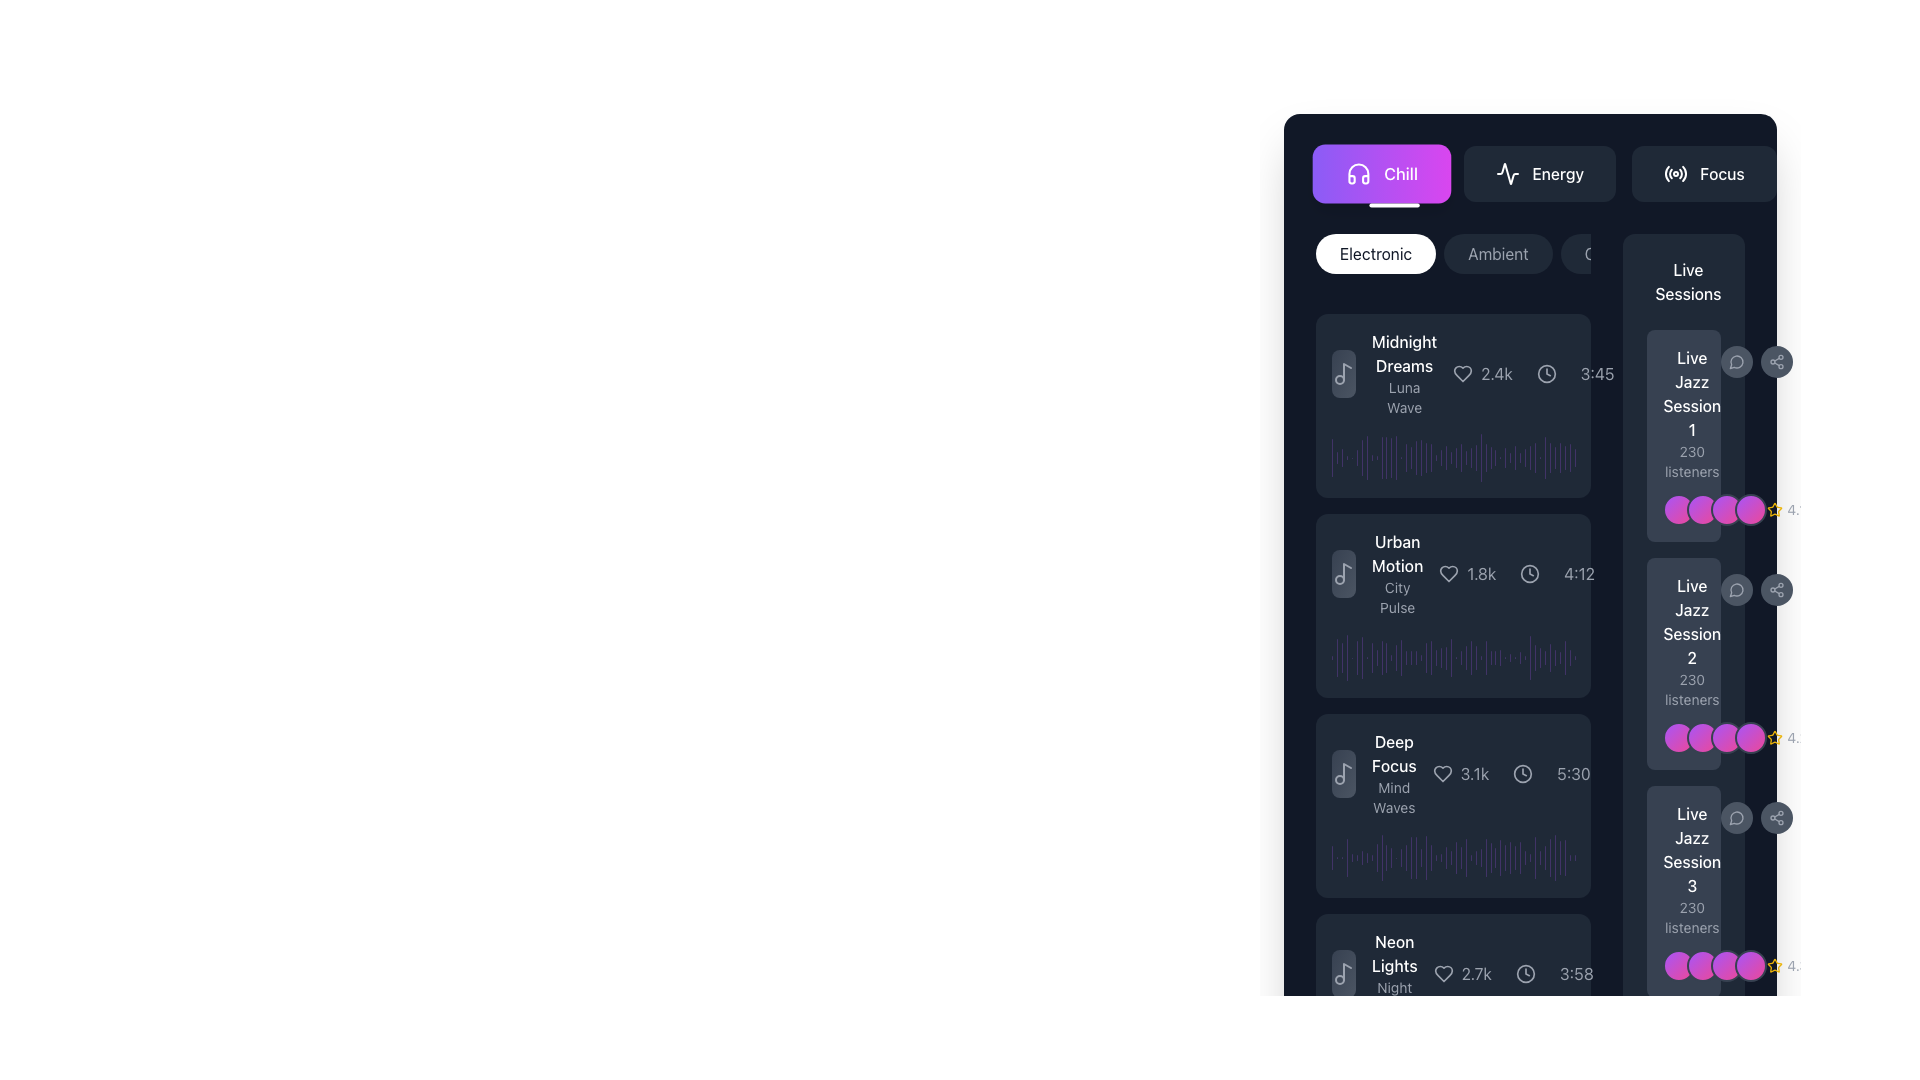 The image size is (1920, 1080). Describe the element at coordinates (1453, 805) in the screenshot. I see `the music session card` at that location.